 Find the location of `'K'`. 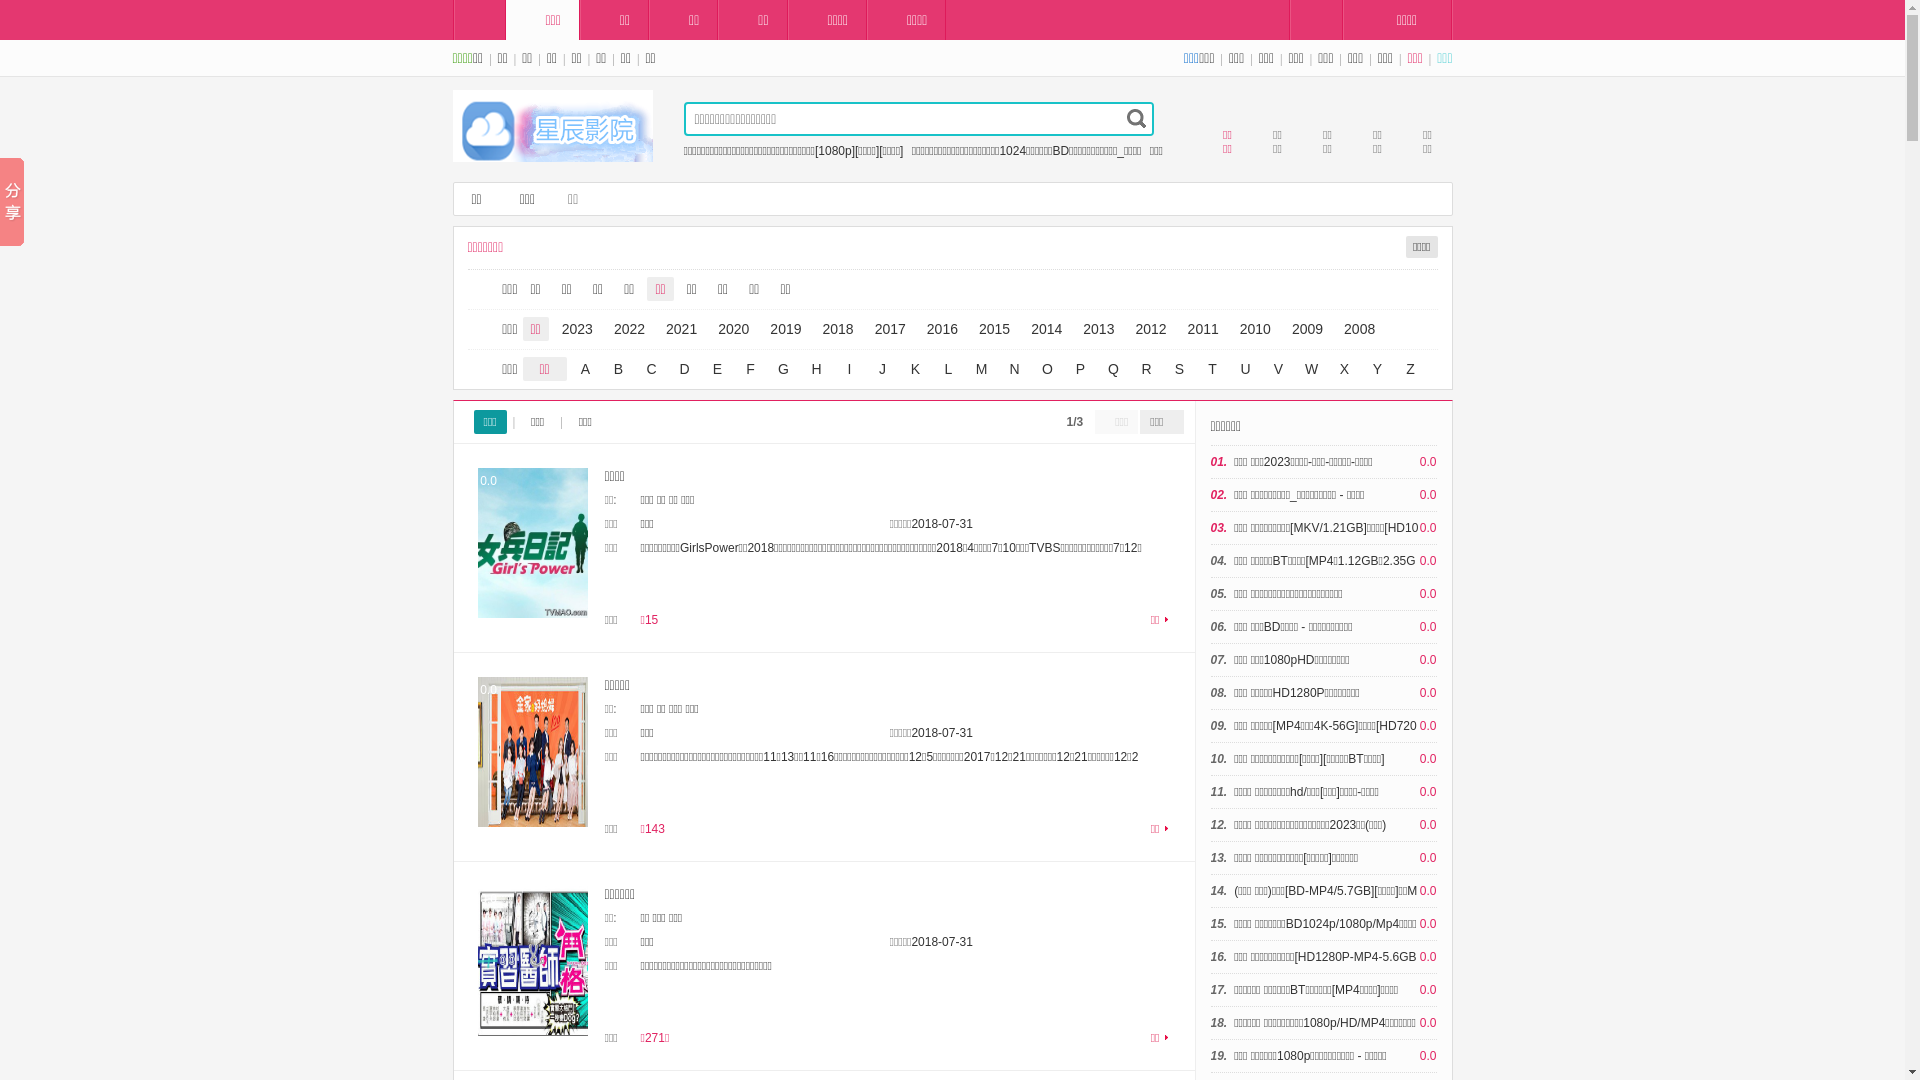

'K' is located at coordinates (915, 369).